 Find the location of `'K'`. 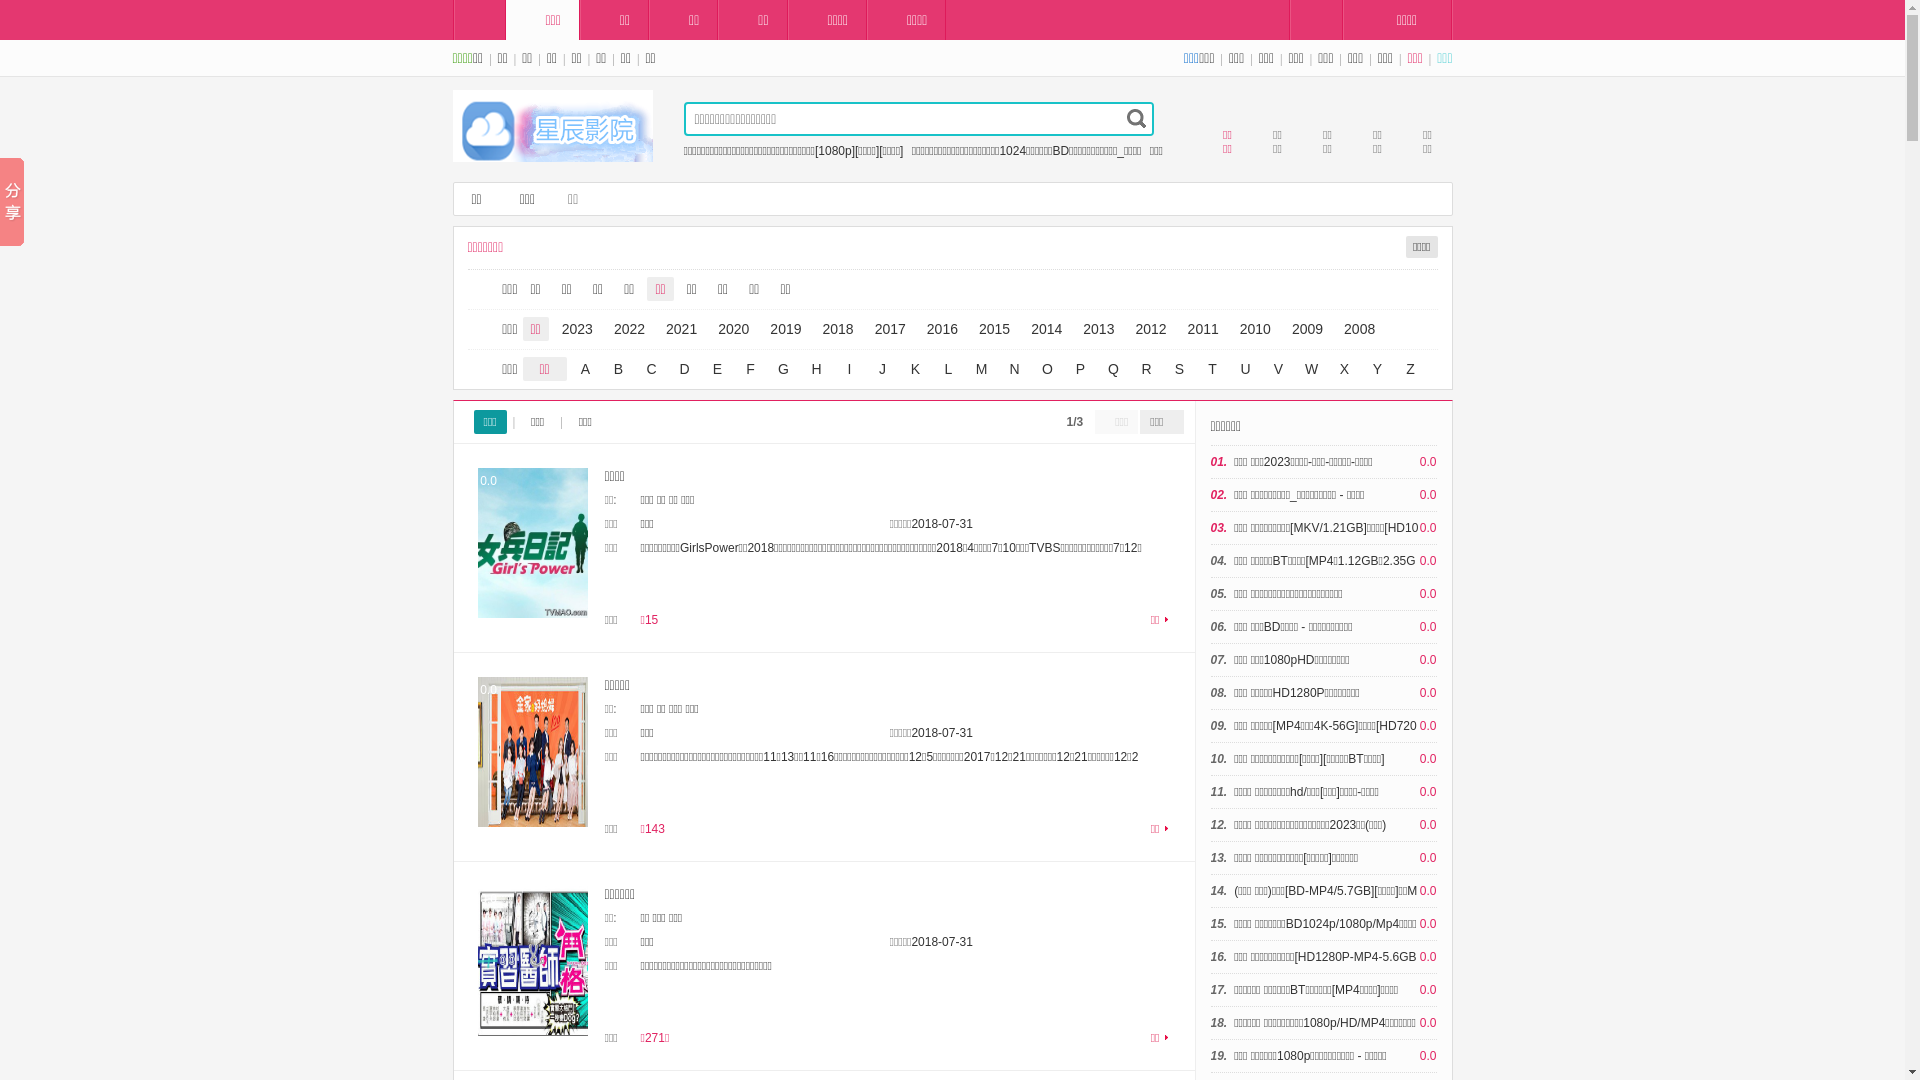

'K' is located at coordinates (915, 369).